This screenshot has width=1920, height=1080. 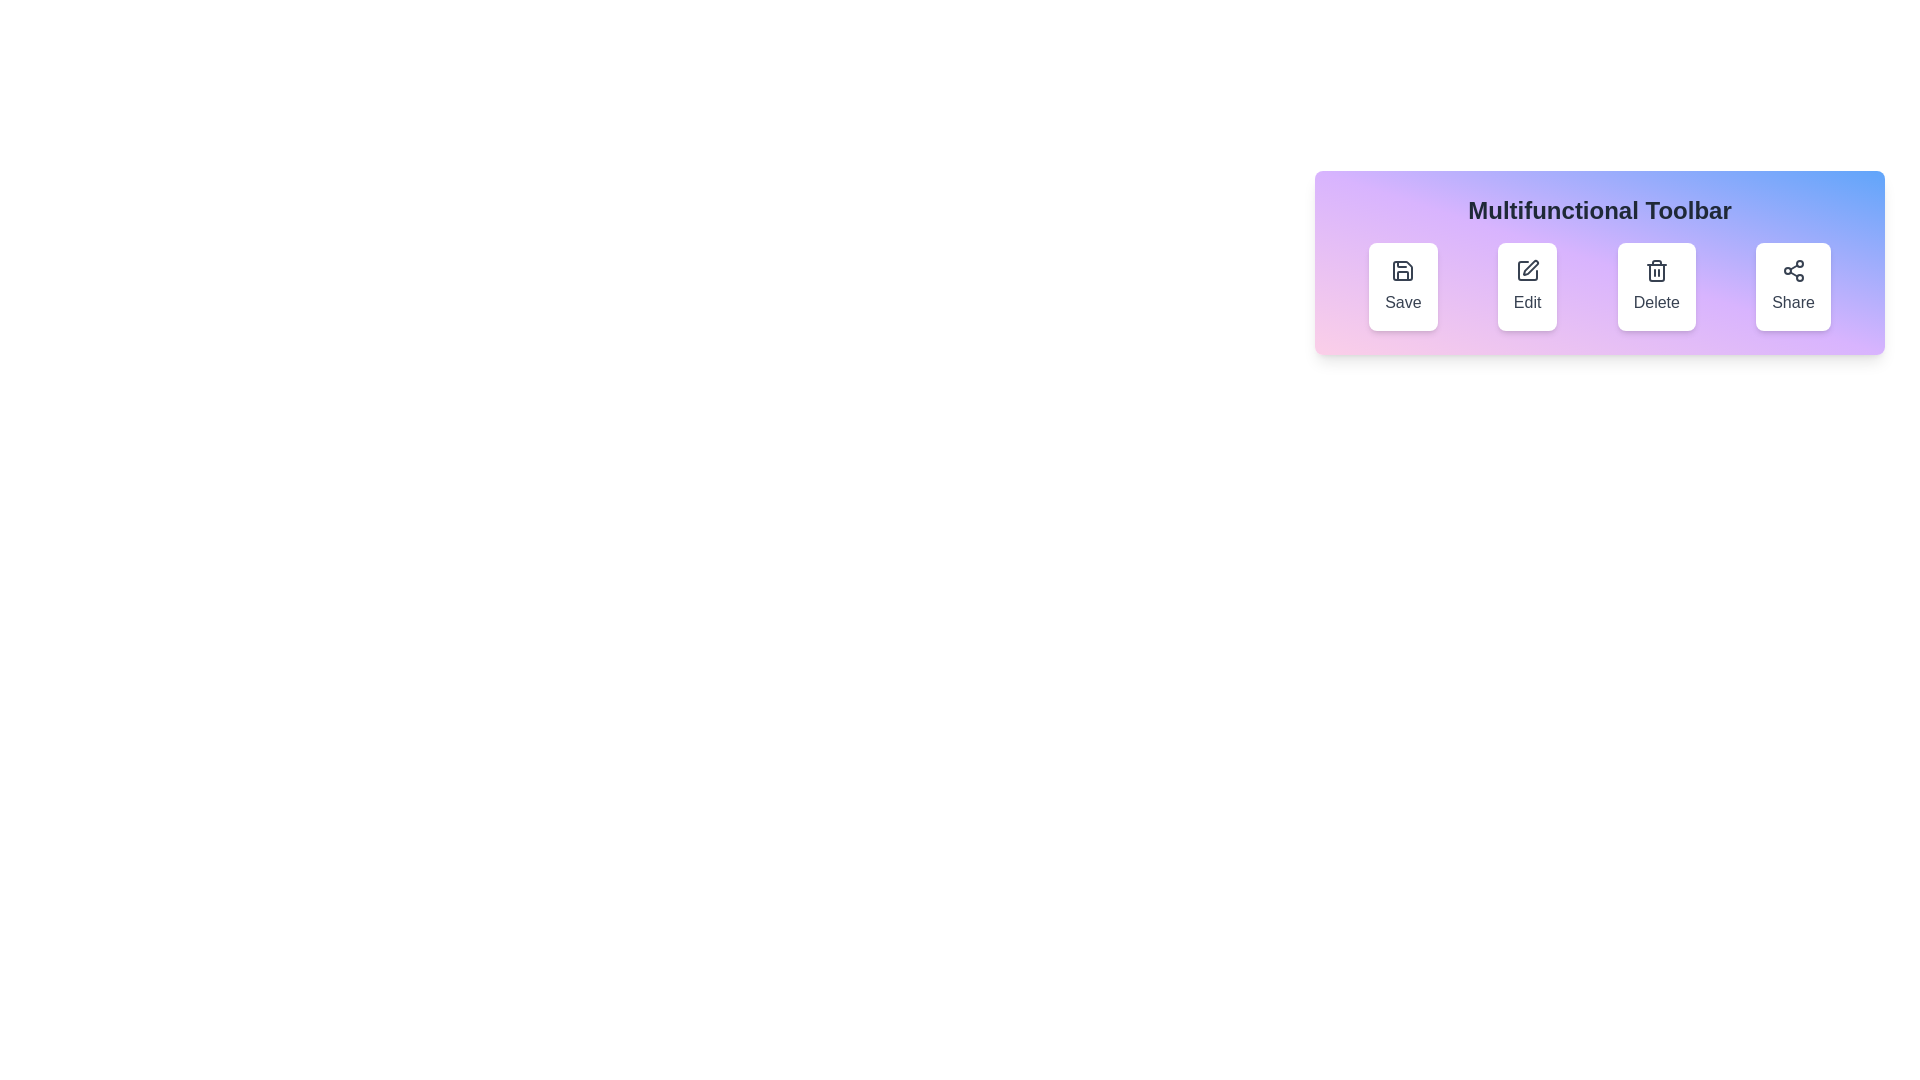 I want to click on the second button in the 'Multifunctional Toolbar', so click(x=1526, y=286).